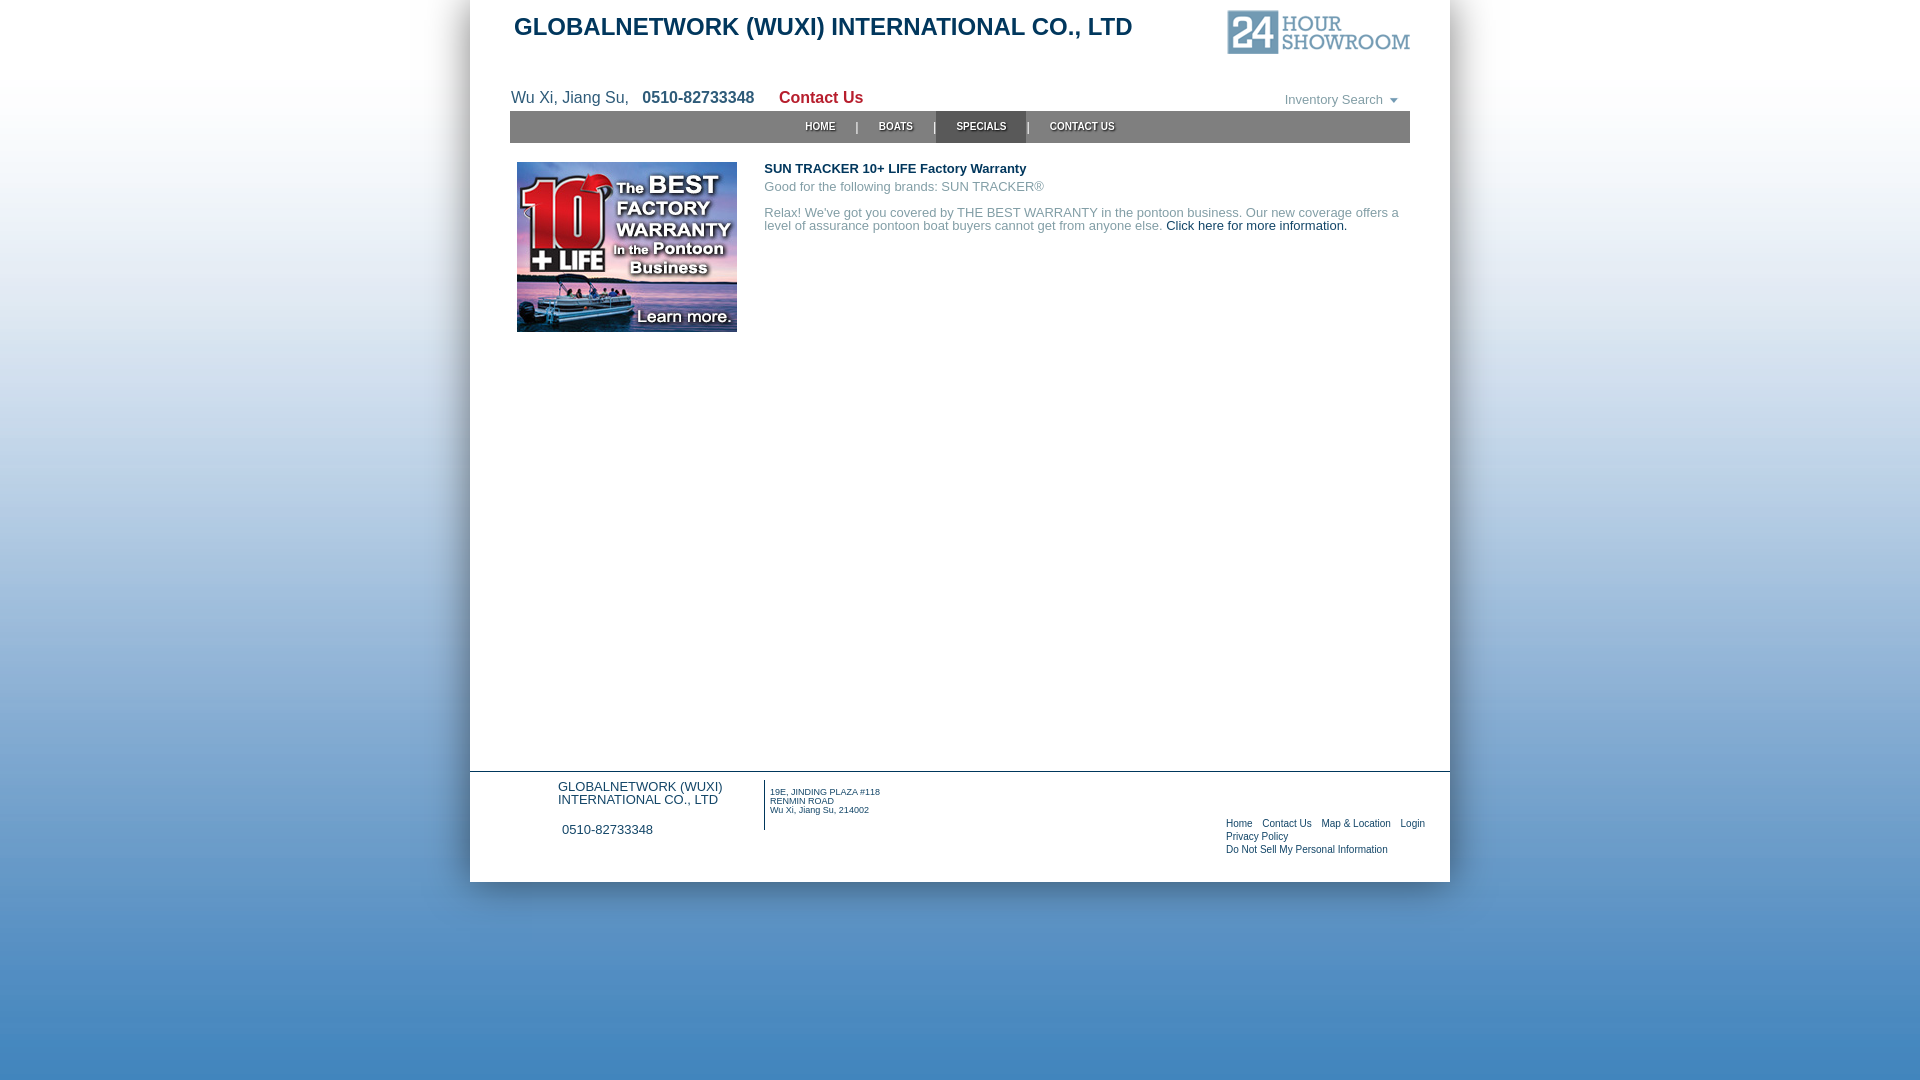 Image resolution: width=1920 pixels, height=1080 pixels. I want to click on 'BOATS', so click(895, 127).